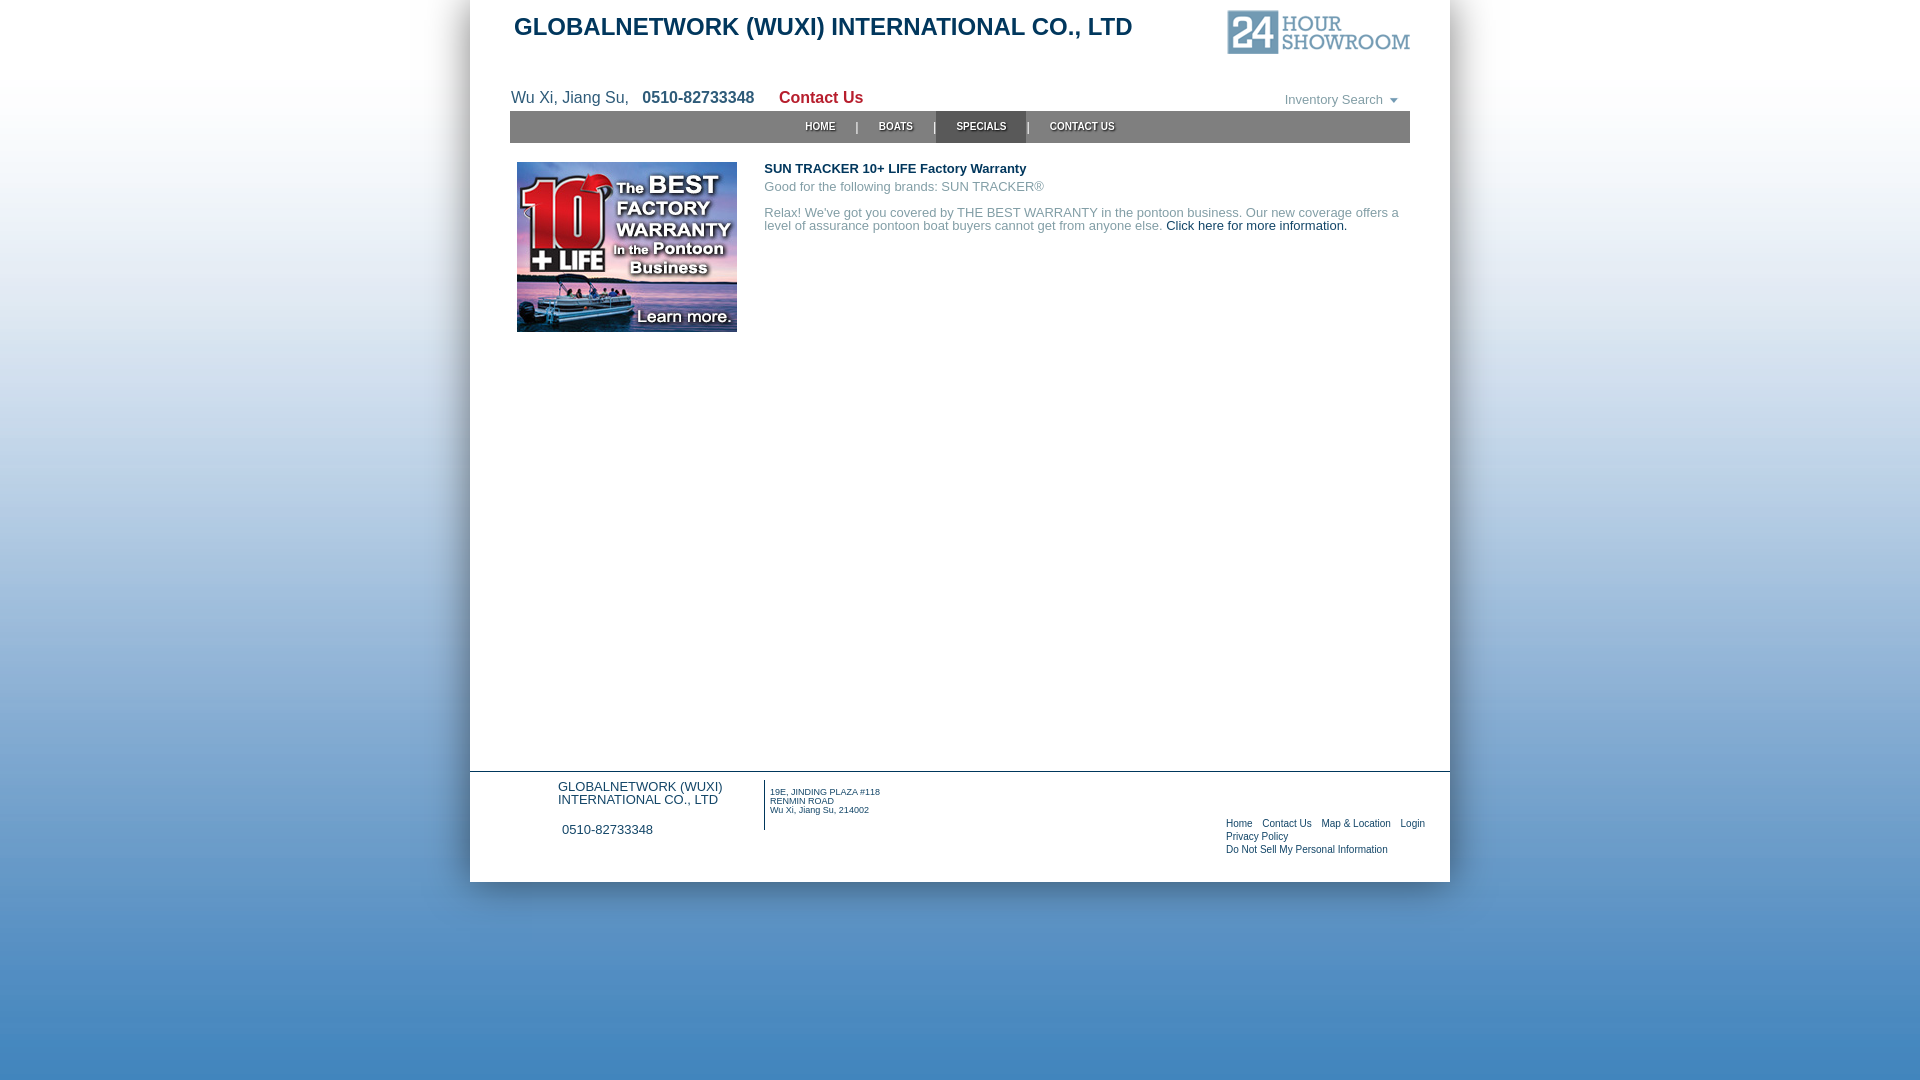 Image resolution: width=1920 pixels, height=1080 pixels. I want to click on 'BOATS', so click(895, 127).